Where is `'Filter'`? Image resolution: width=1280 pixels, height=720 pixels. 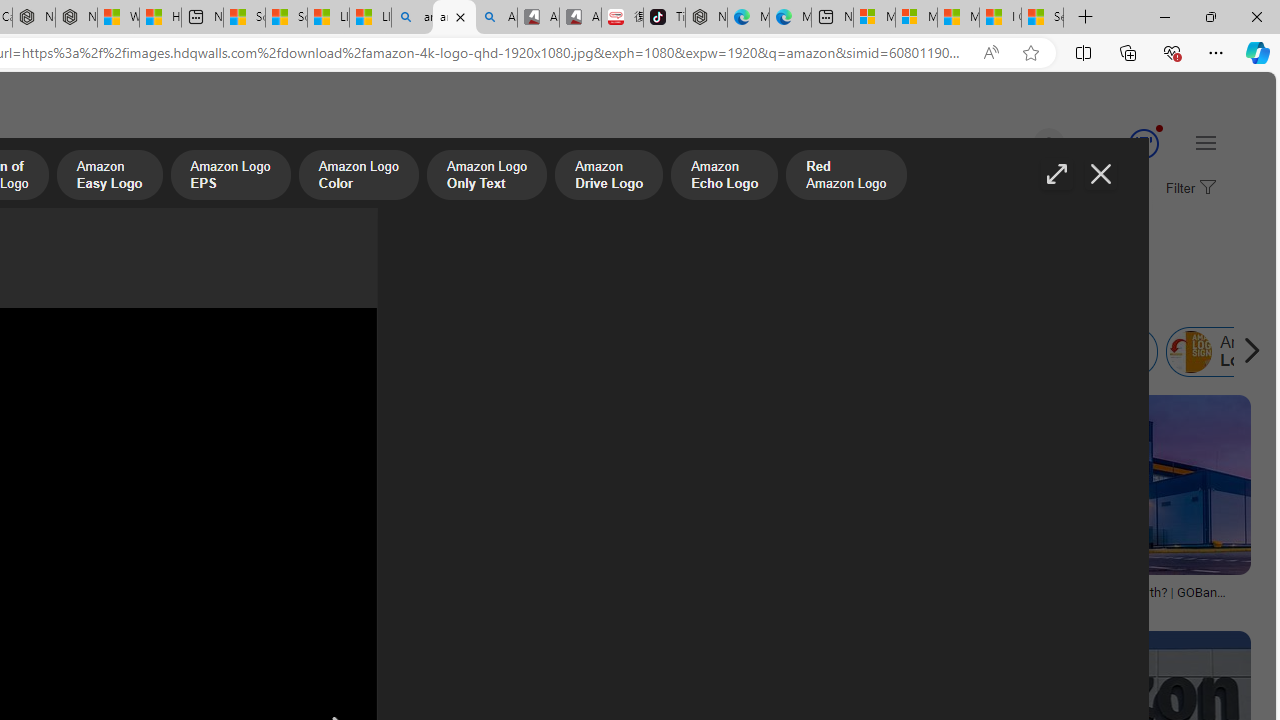
'Filter' is located at coordinates (1188, 189).